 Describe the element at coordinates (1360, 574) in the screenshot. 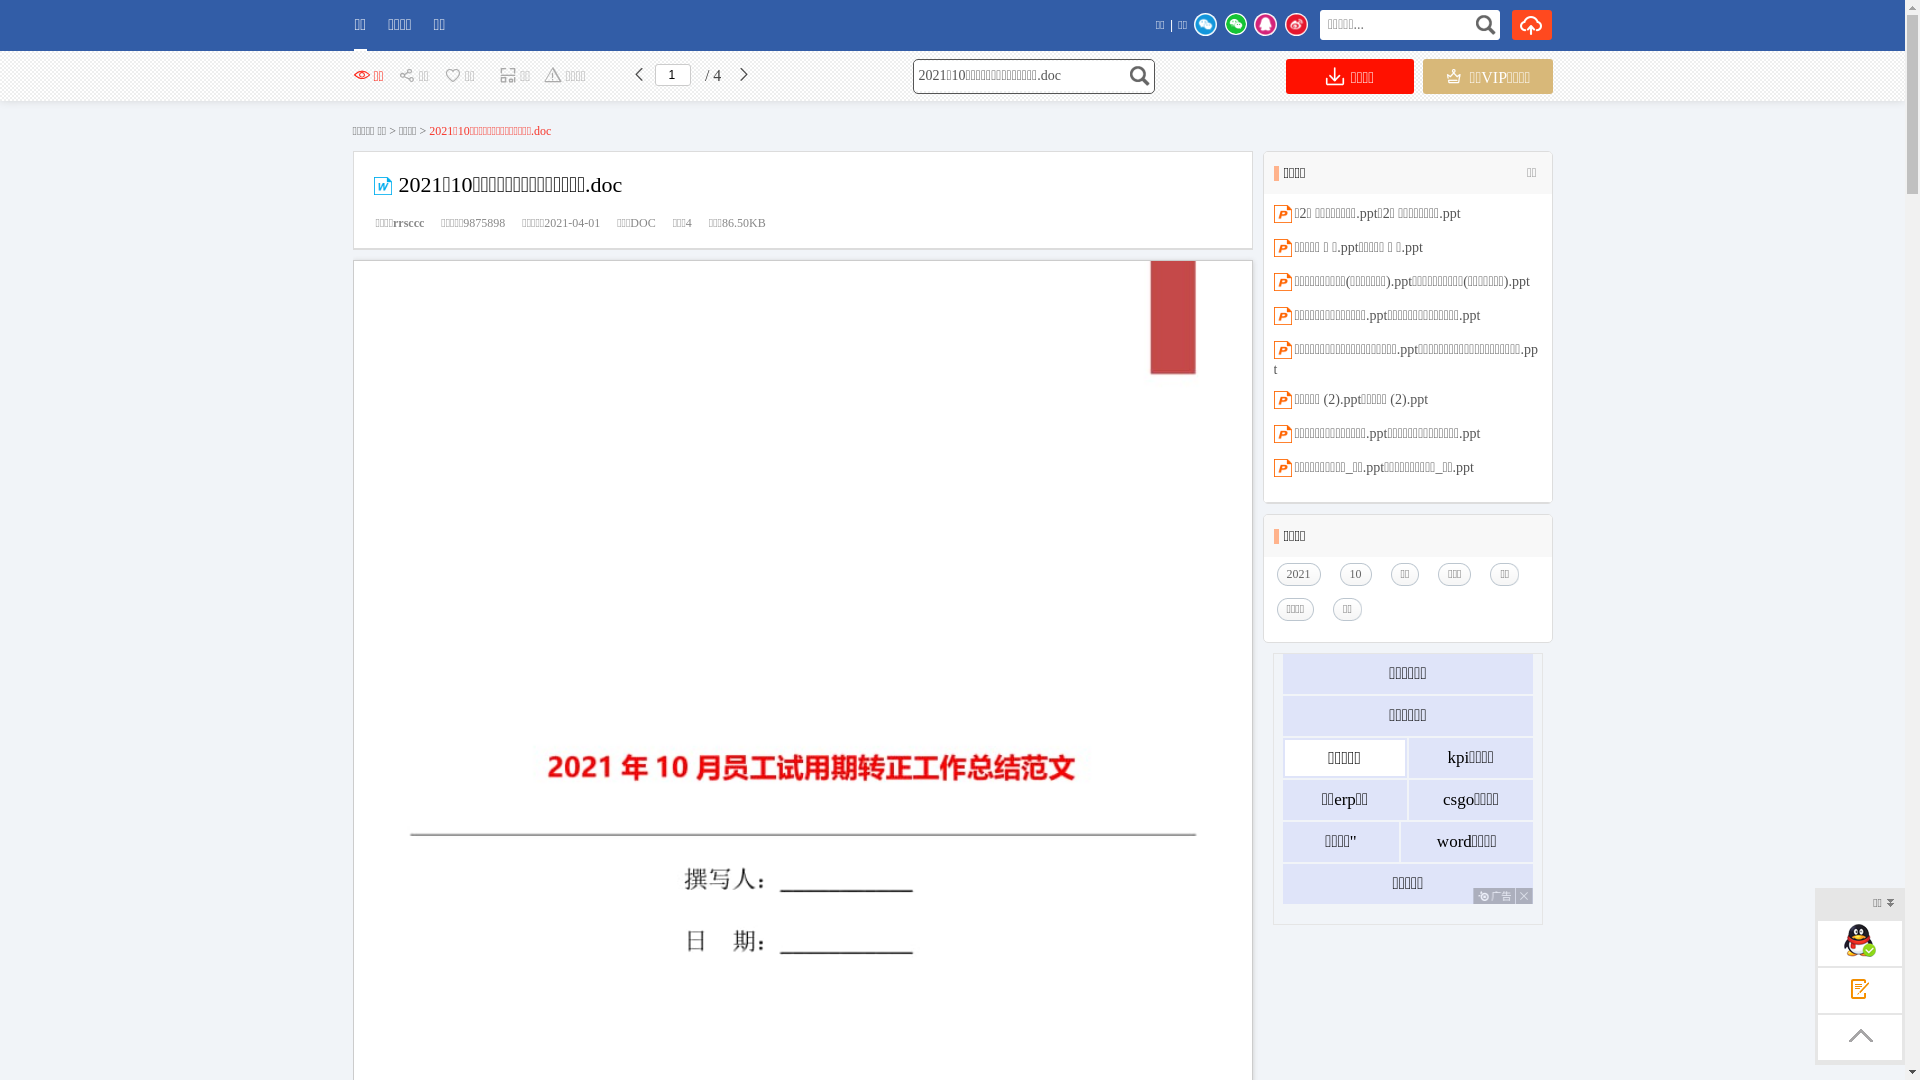

I see `'10'` at that location.